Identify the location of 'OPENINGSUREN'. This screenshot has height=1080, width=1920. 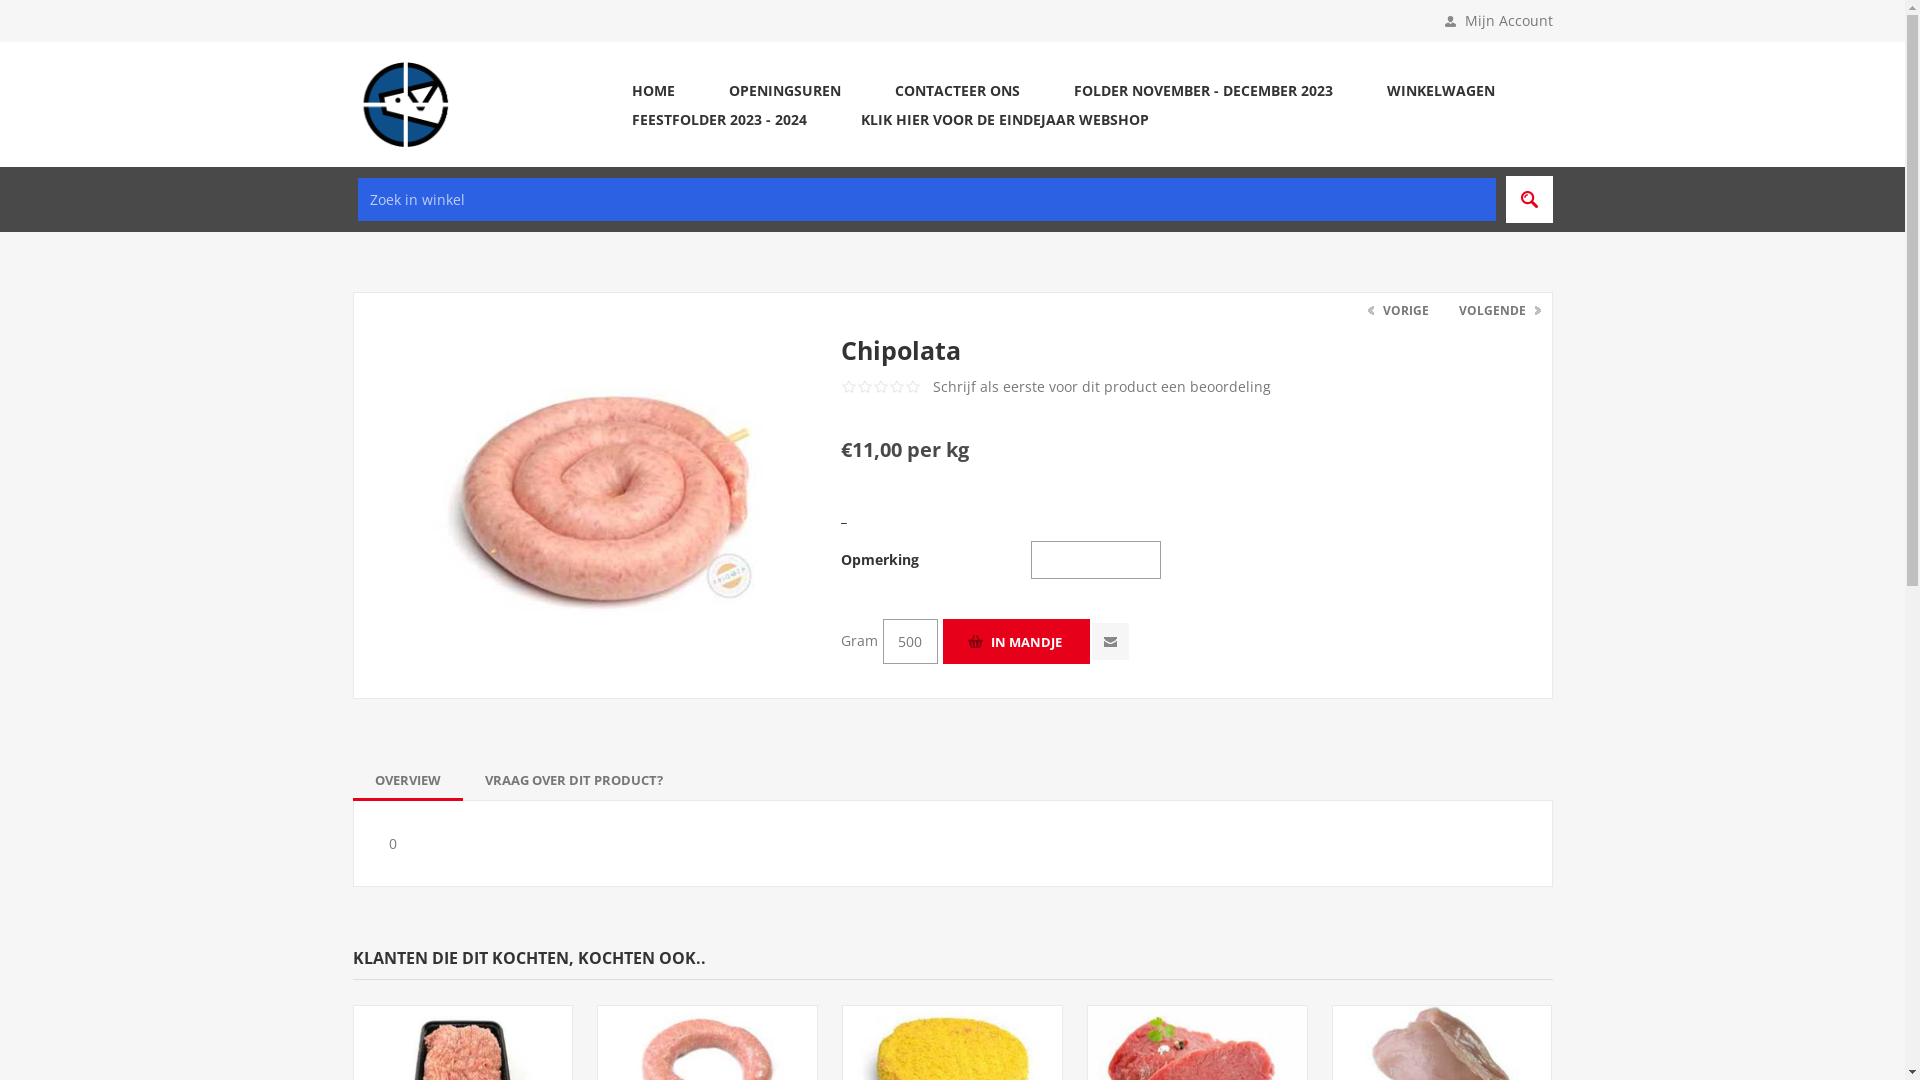
(784, 90).